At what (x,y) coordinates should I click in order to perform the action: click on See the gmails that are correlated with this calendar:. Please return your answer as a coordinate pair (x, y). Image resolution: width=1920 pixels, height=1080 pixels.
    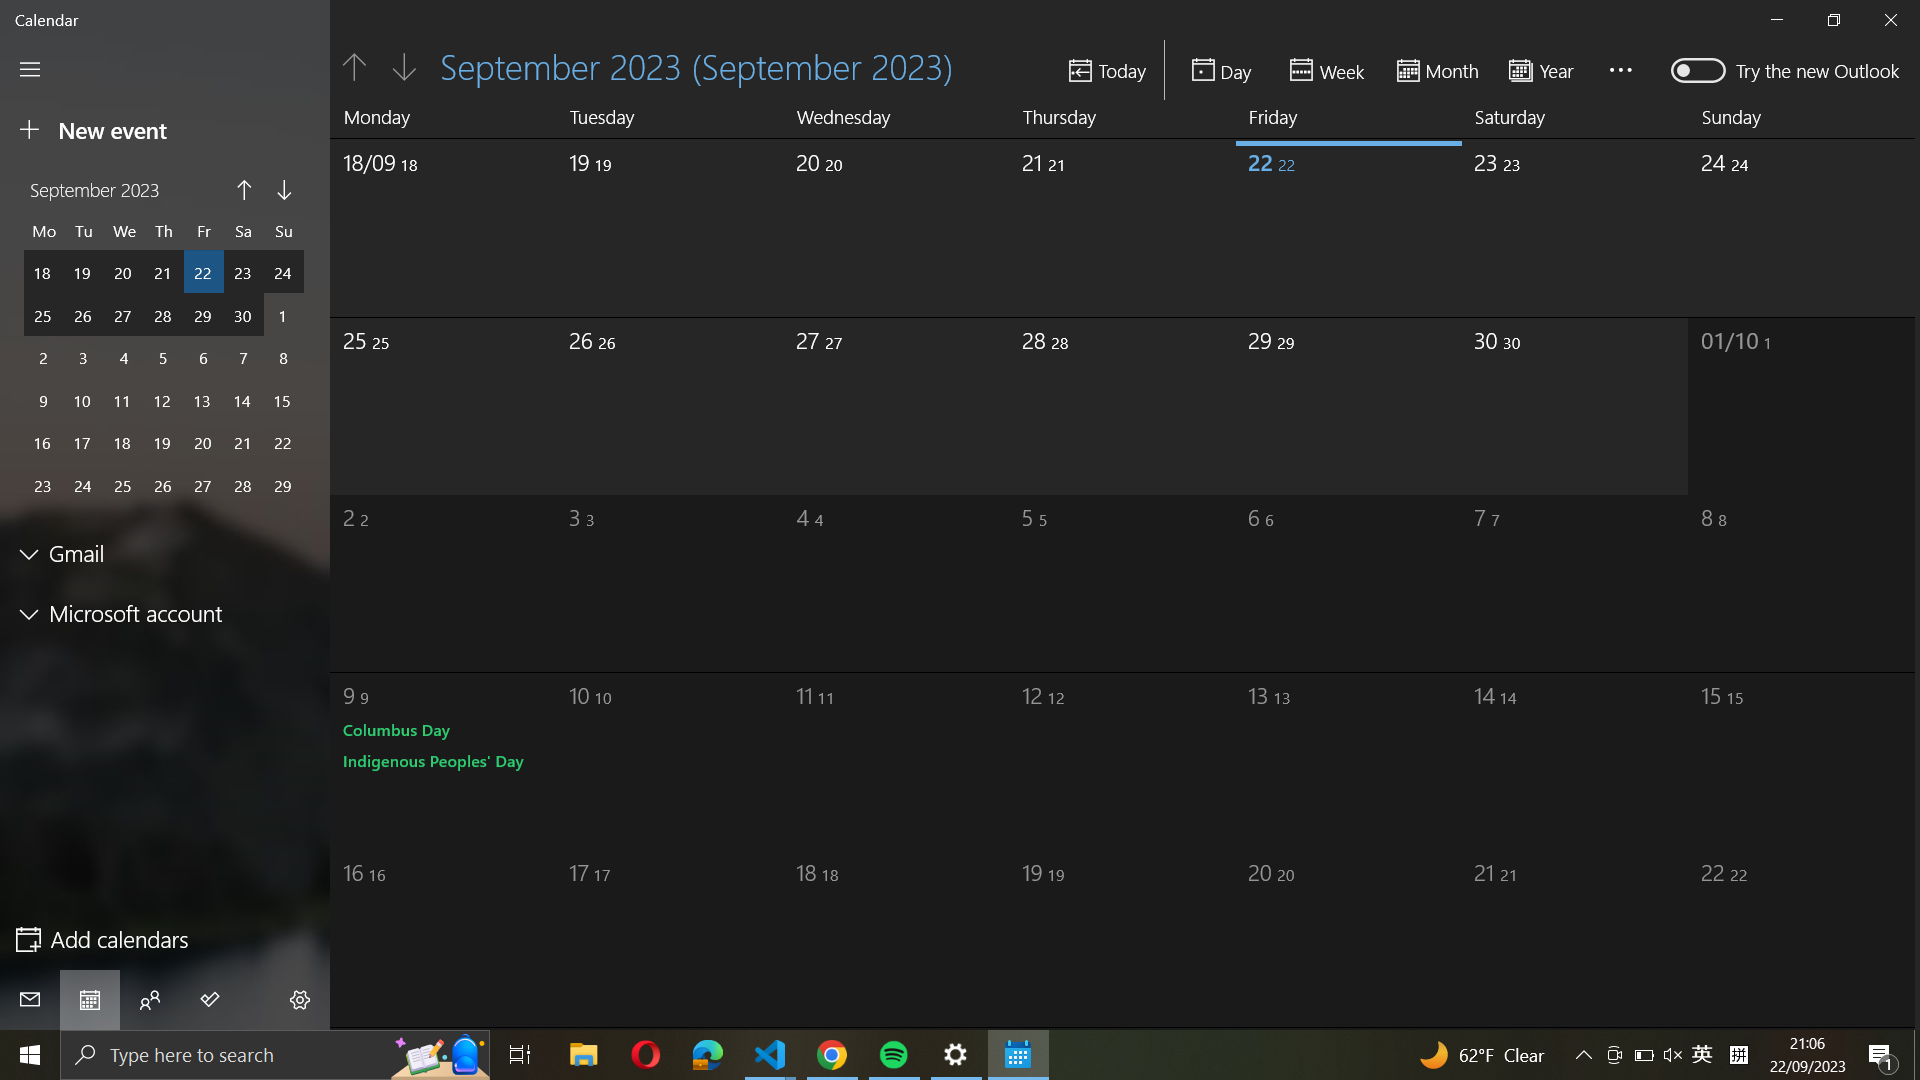
    Looking at the image, I should click on (166, 554).